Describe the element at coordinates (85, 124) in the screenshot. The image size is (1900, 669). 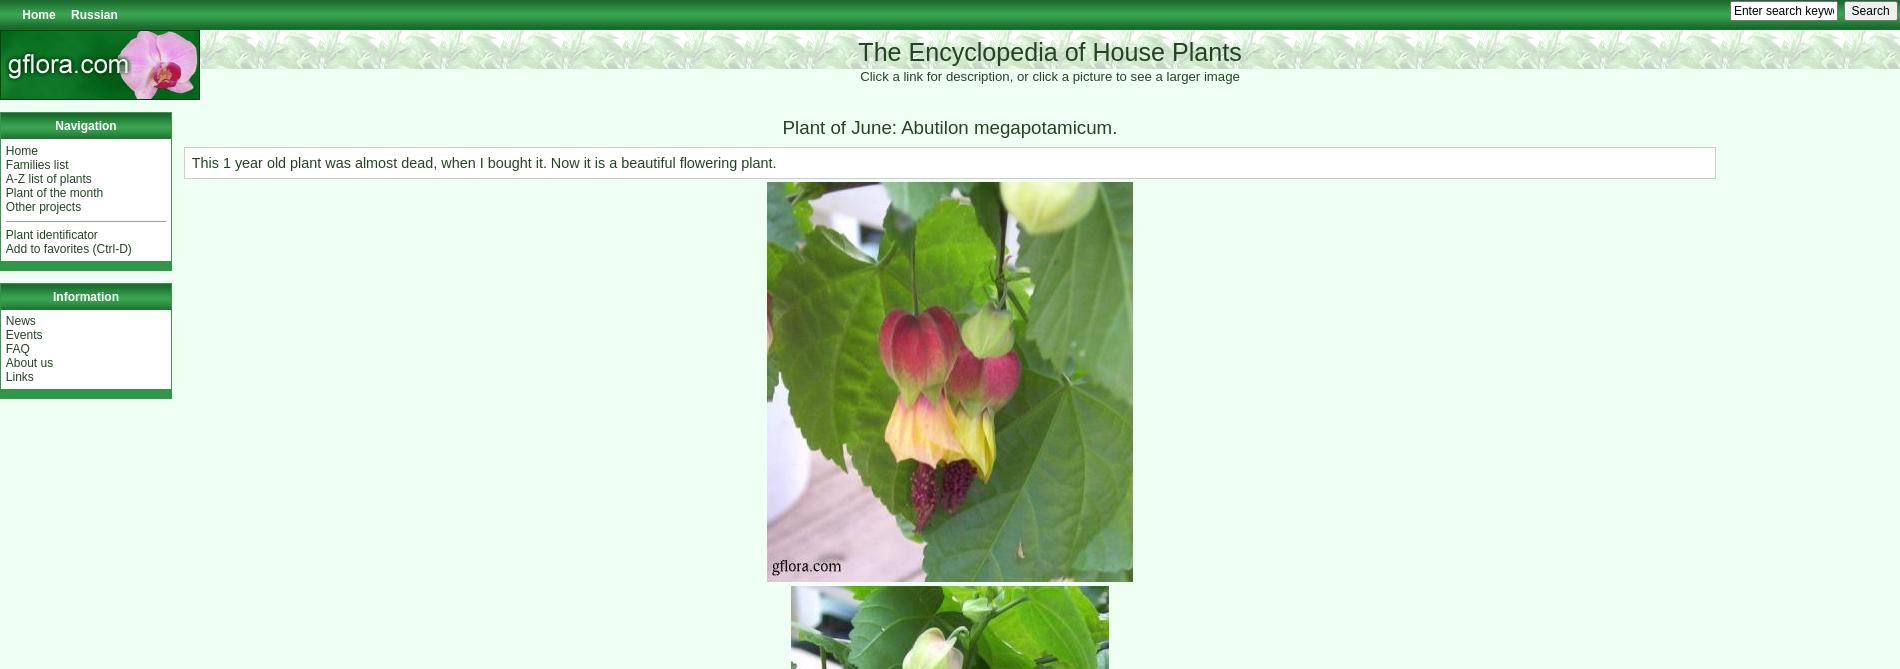
I see `'Navigation'` at that location.